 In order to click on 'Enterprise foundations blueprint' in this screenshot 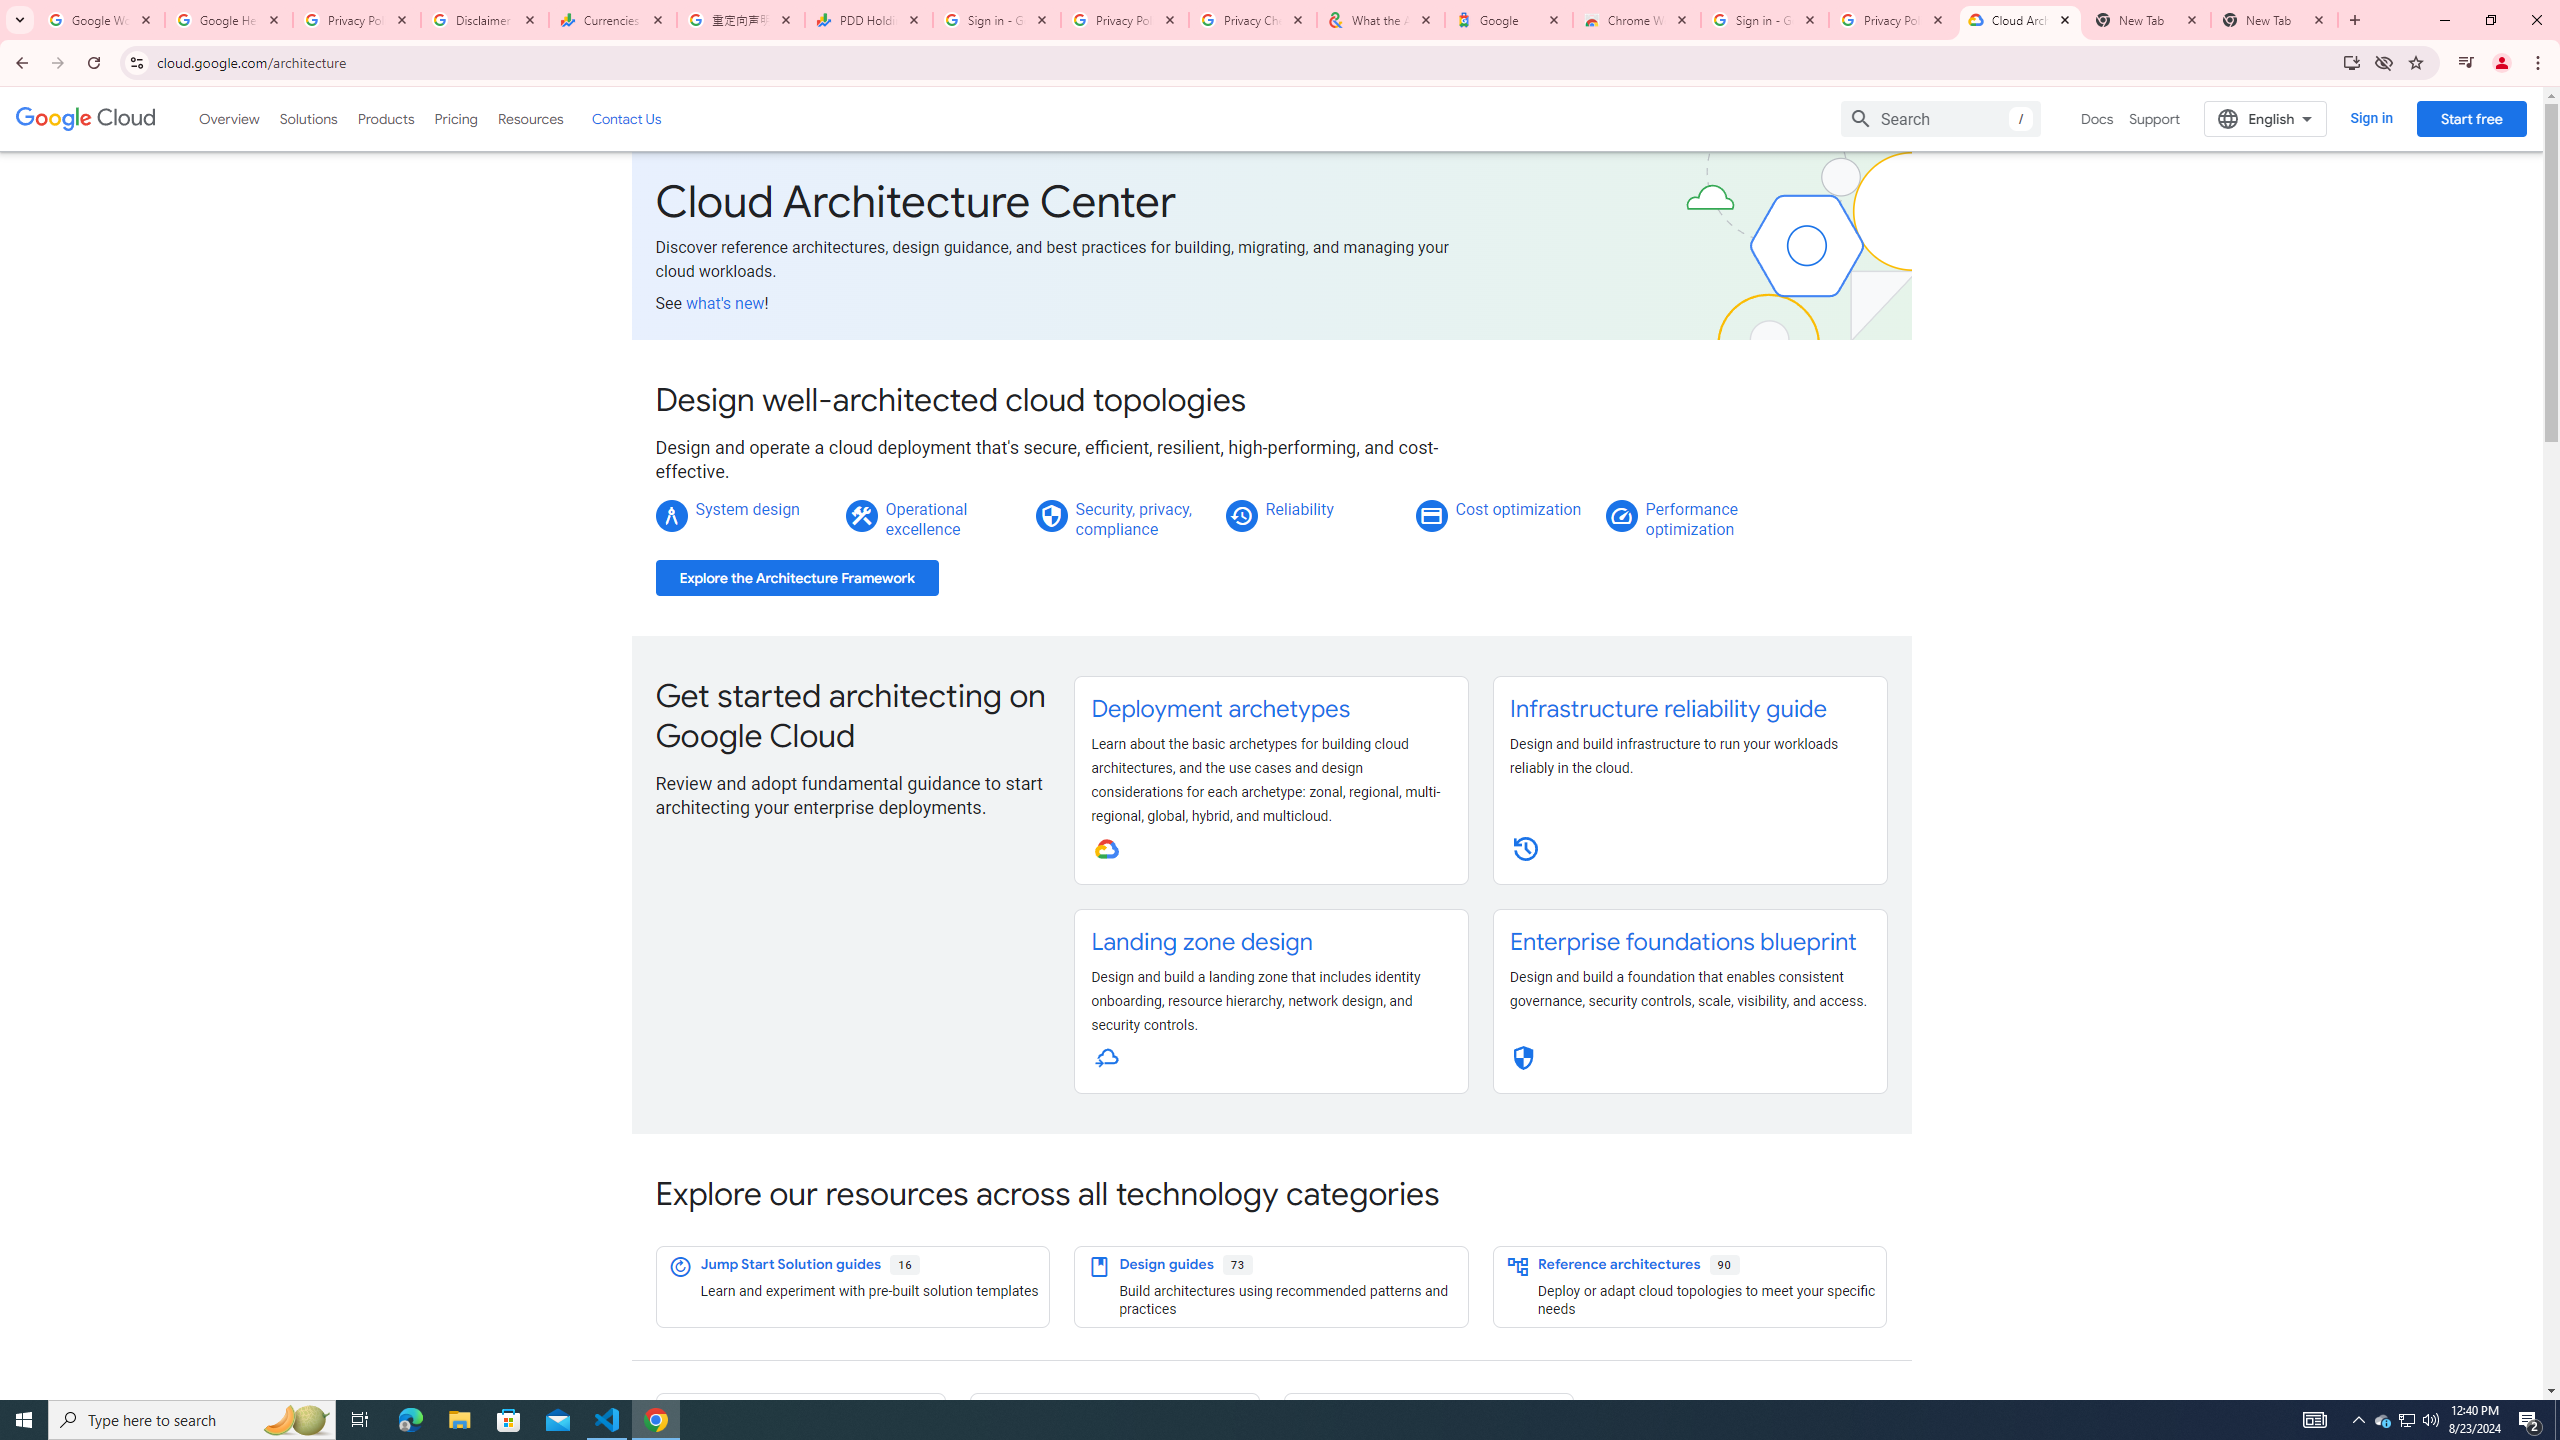, I will do `click(1680, 942)`.